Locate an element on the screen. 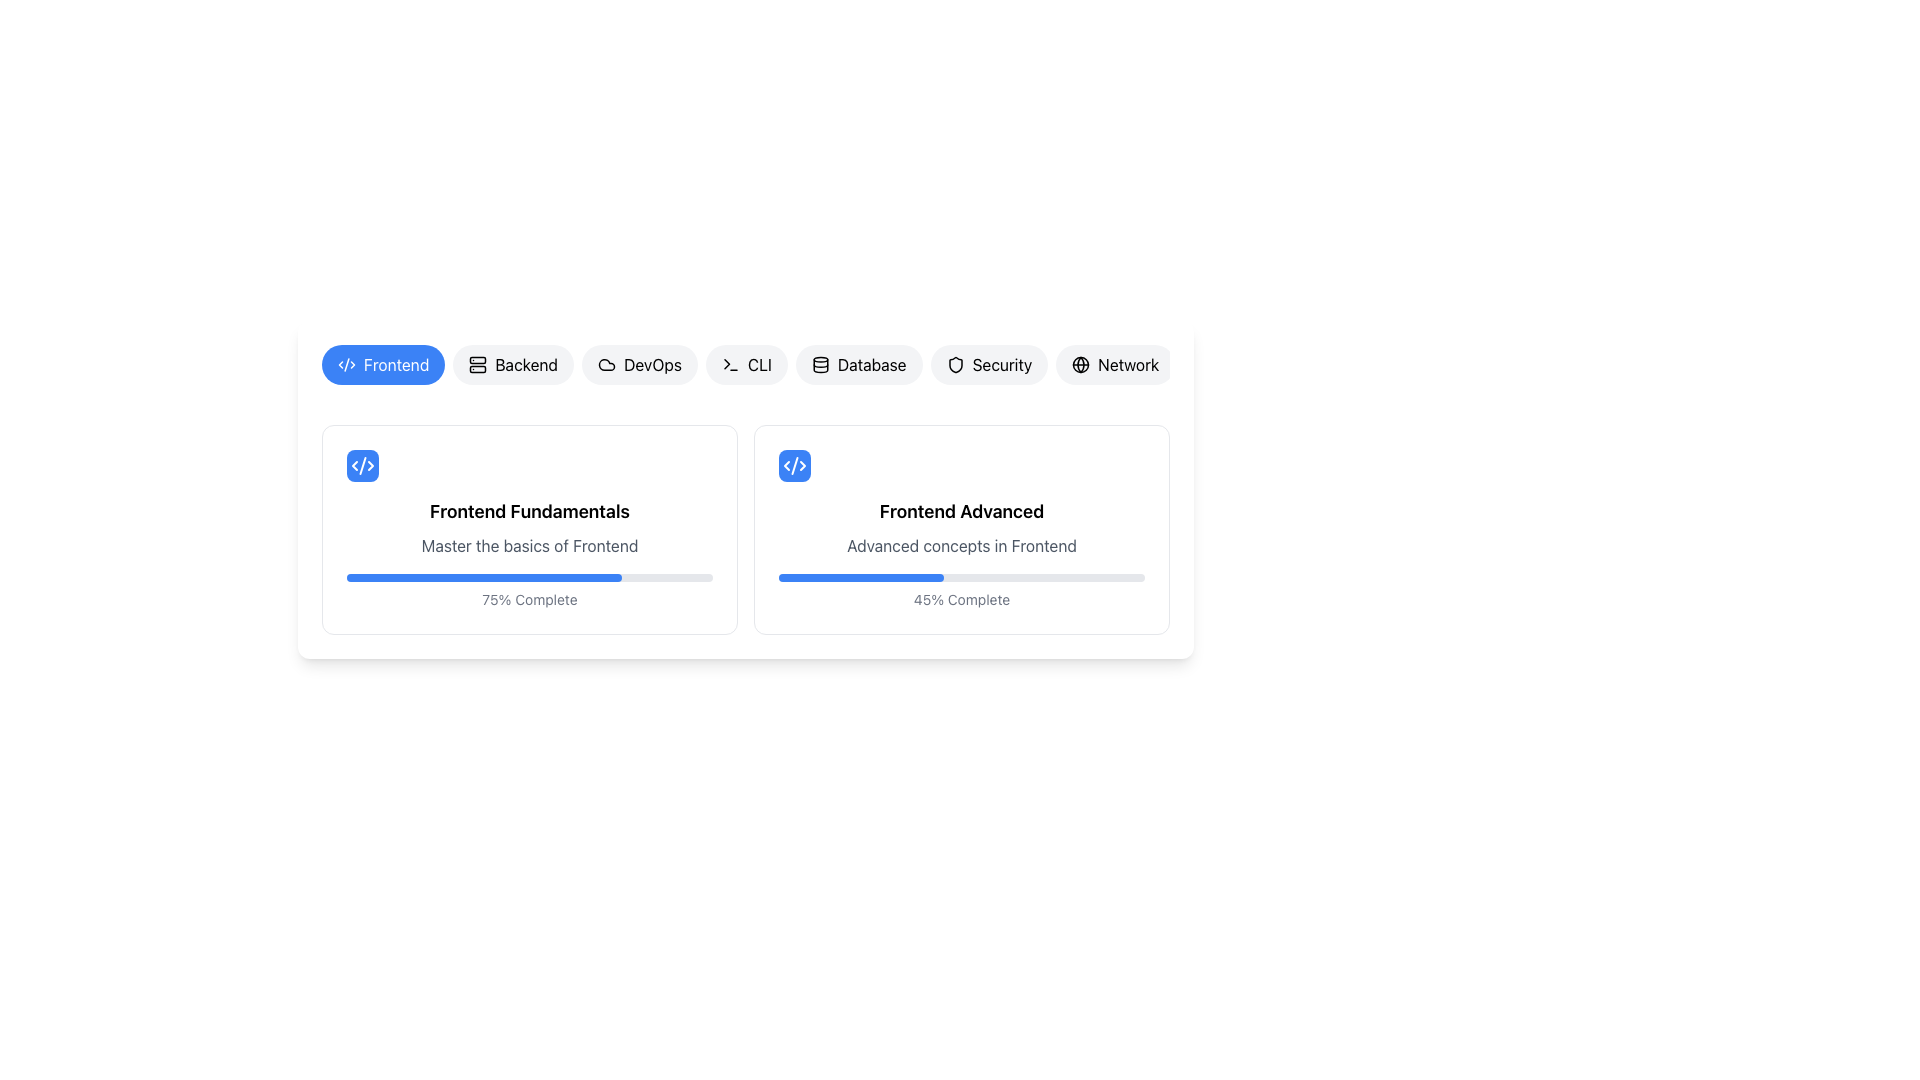 The image size is (1920, 1080). the globe outline icon representing connectivity, which is embedded in the 'Network' button at the top-right of the category buttons is located at coordinates (1080, 365).